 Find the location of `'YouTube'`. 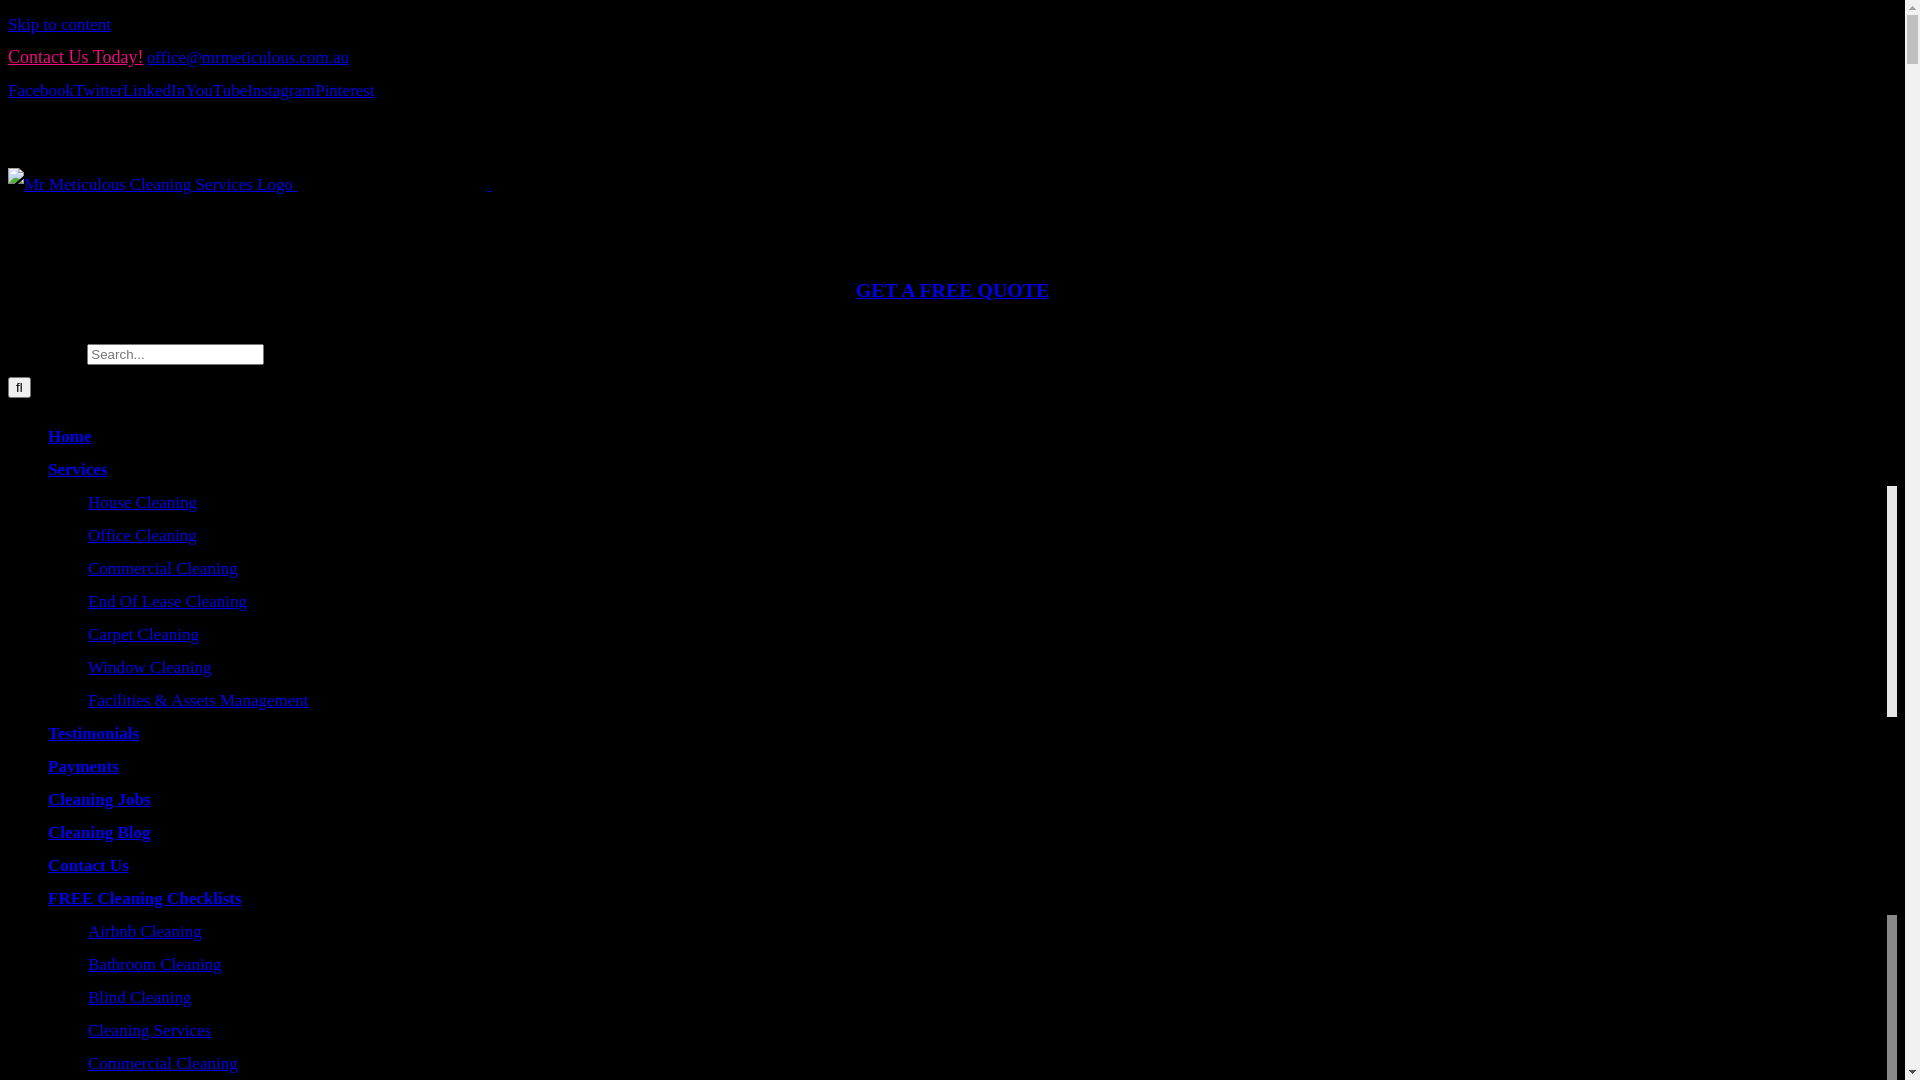

'YouTube' is located at coordinates (216, 90).